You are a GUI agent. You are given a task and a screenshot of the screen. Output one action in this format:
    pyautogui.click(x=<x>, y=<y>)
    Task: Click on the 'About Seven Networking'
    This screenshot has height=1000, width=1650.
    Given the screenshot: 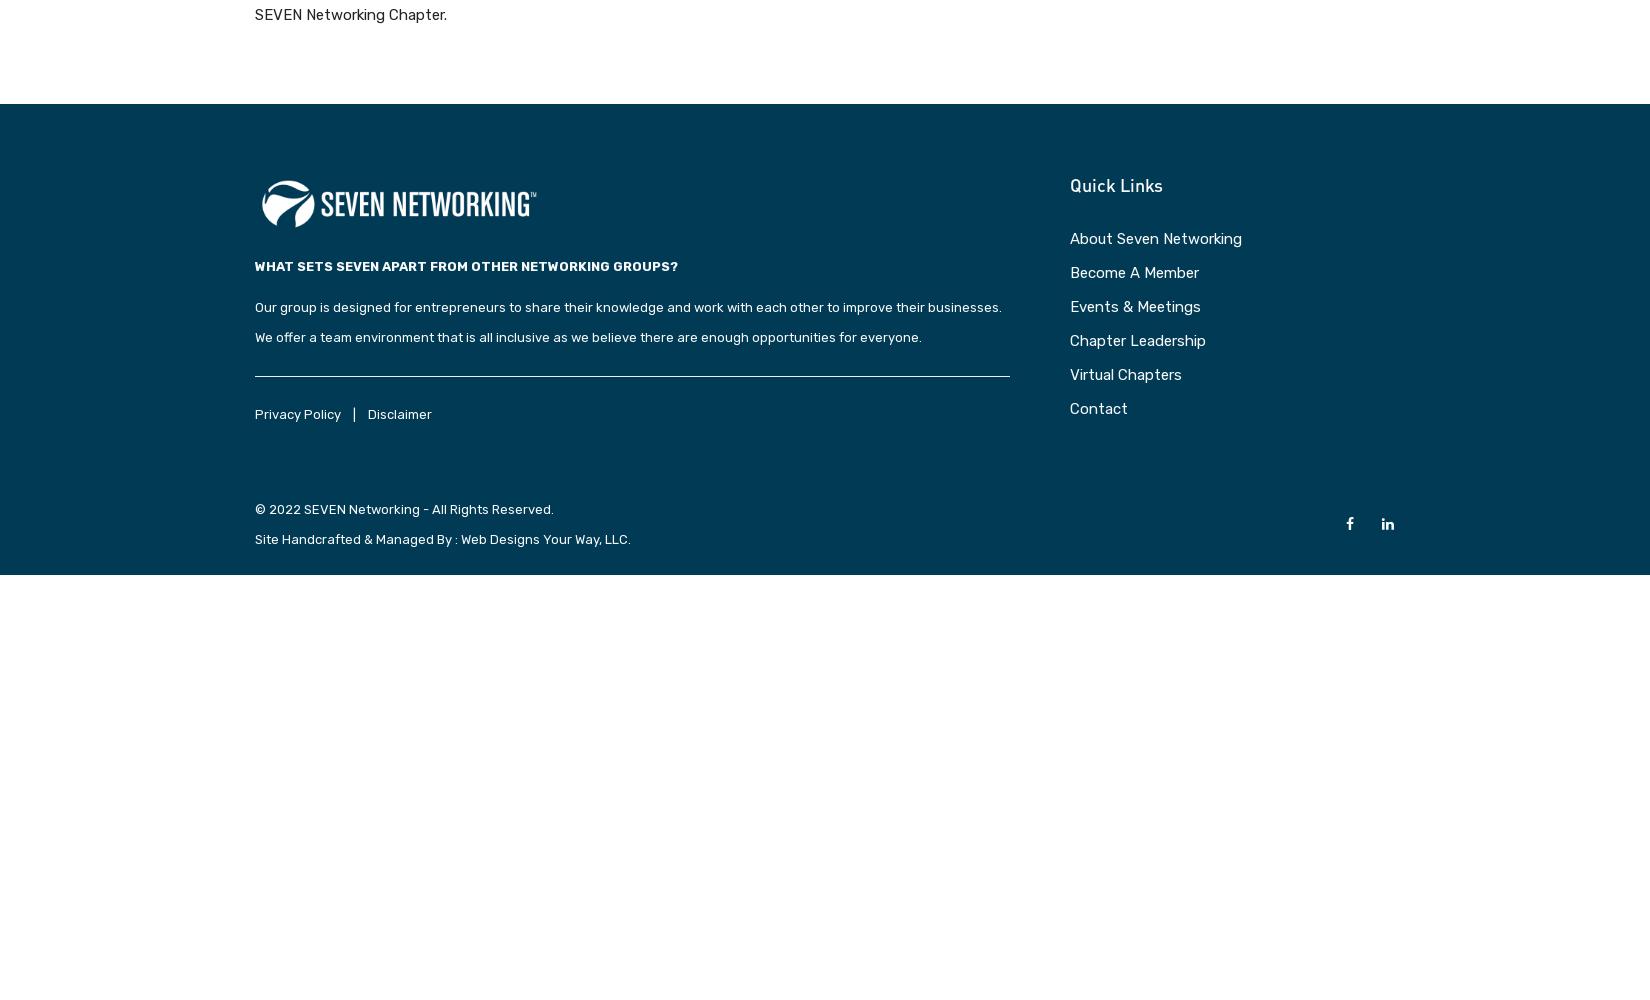 What is the action you would take?
    pyautogui.click(x=1070, y=237)
    